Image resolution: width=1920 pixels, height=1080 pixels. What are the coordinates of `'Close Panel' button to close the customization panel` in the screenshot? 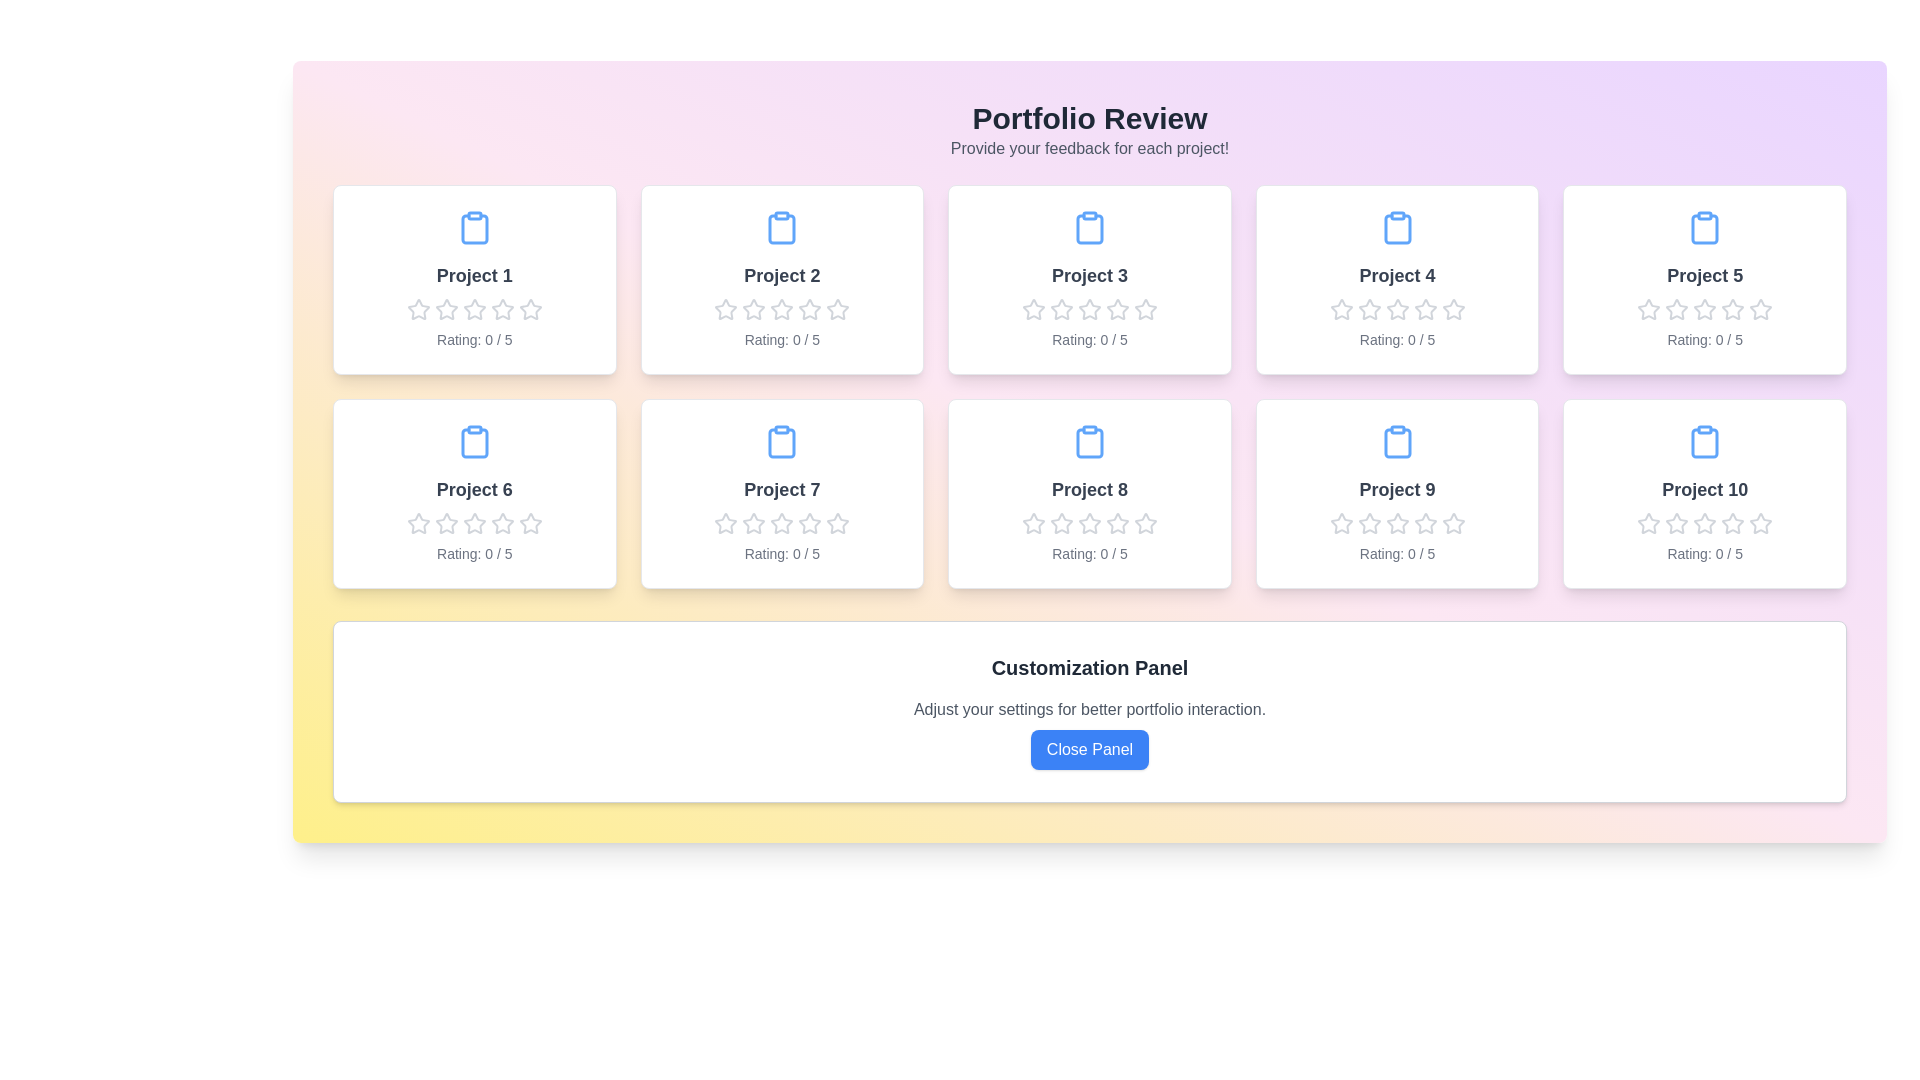 It's located at (1088, 749).